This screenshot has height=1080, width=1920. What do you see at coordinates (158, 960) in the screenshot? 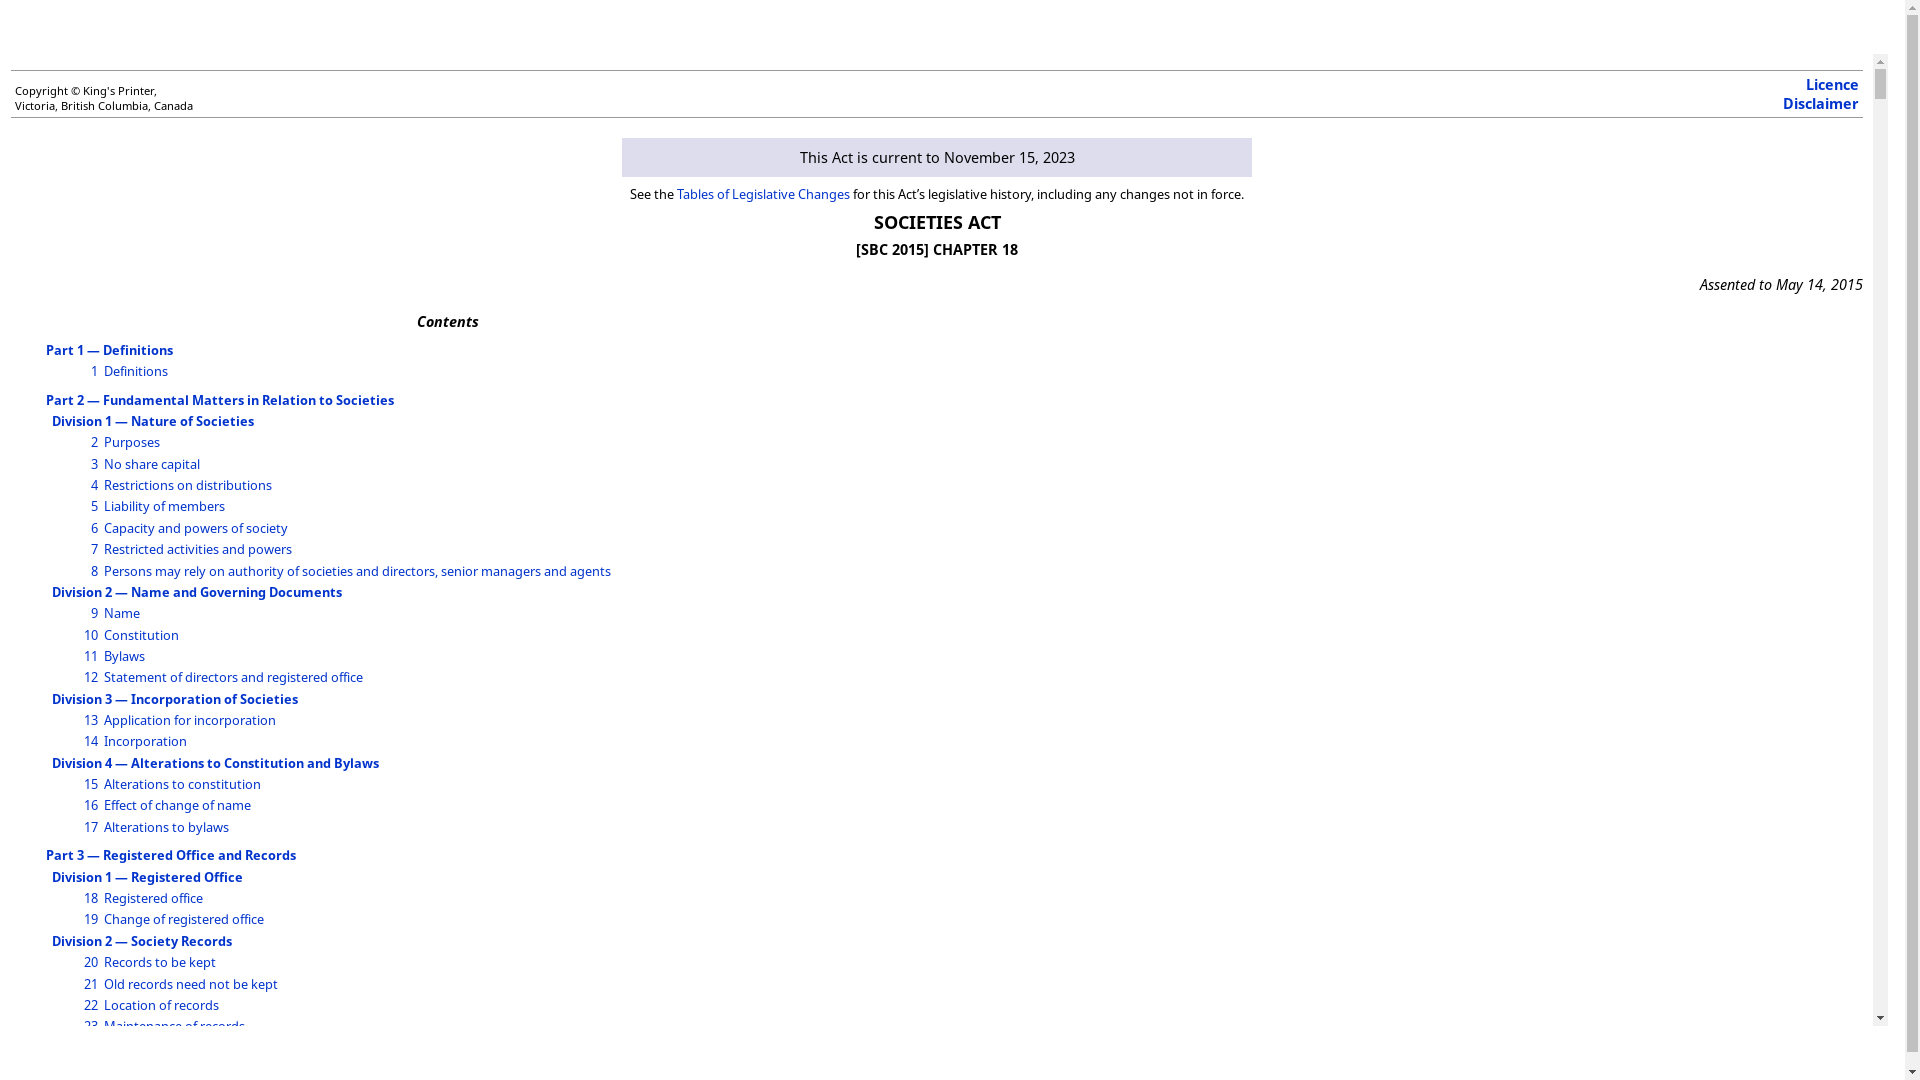
I see `'Records to be kept'` at bounding box center [158, 960].